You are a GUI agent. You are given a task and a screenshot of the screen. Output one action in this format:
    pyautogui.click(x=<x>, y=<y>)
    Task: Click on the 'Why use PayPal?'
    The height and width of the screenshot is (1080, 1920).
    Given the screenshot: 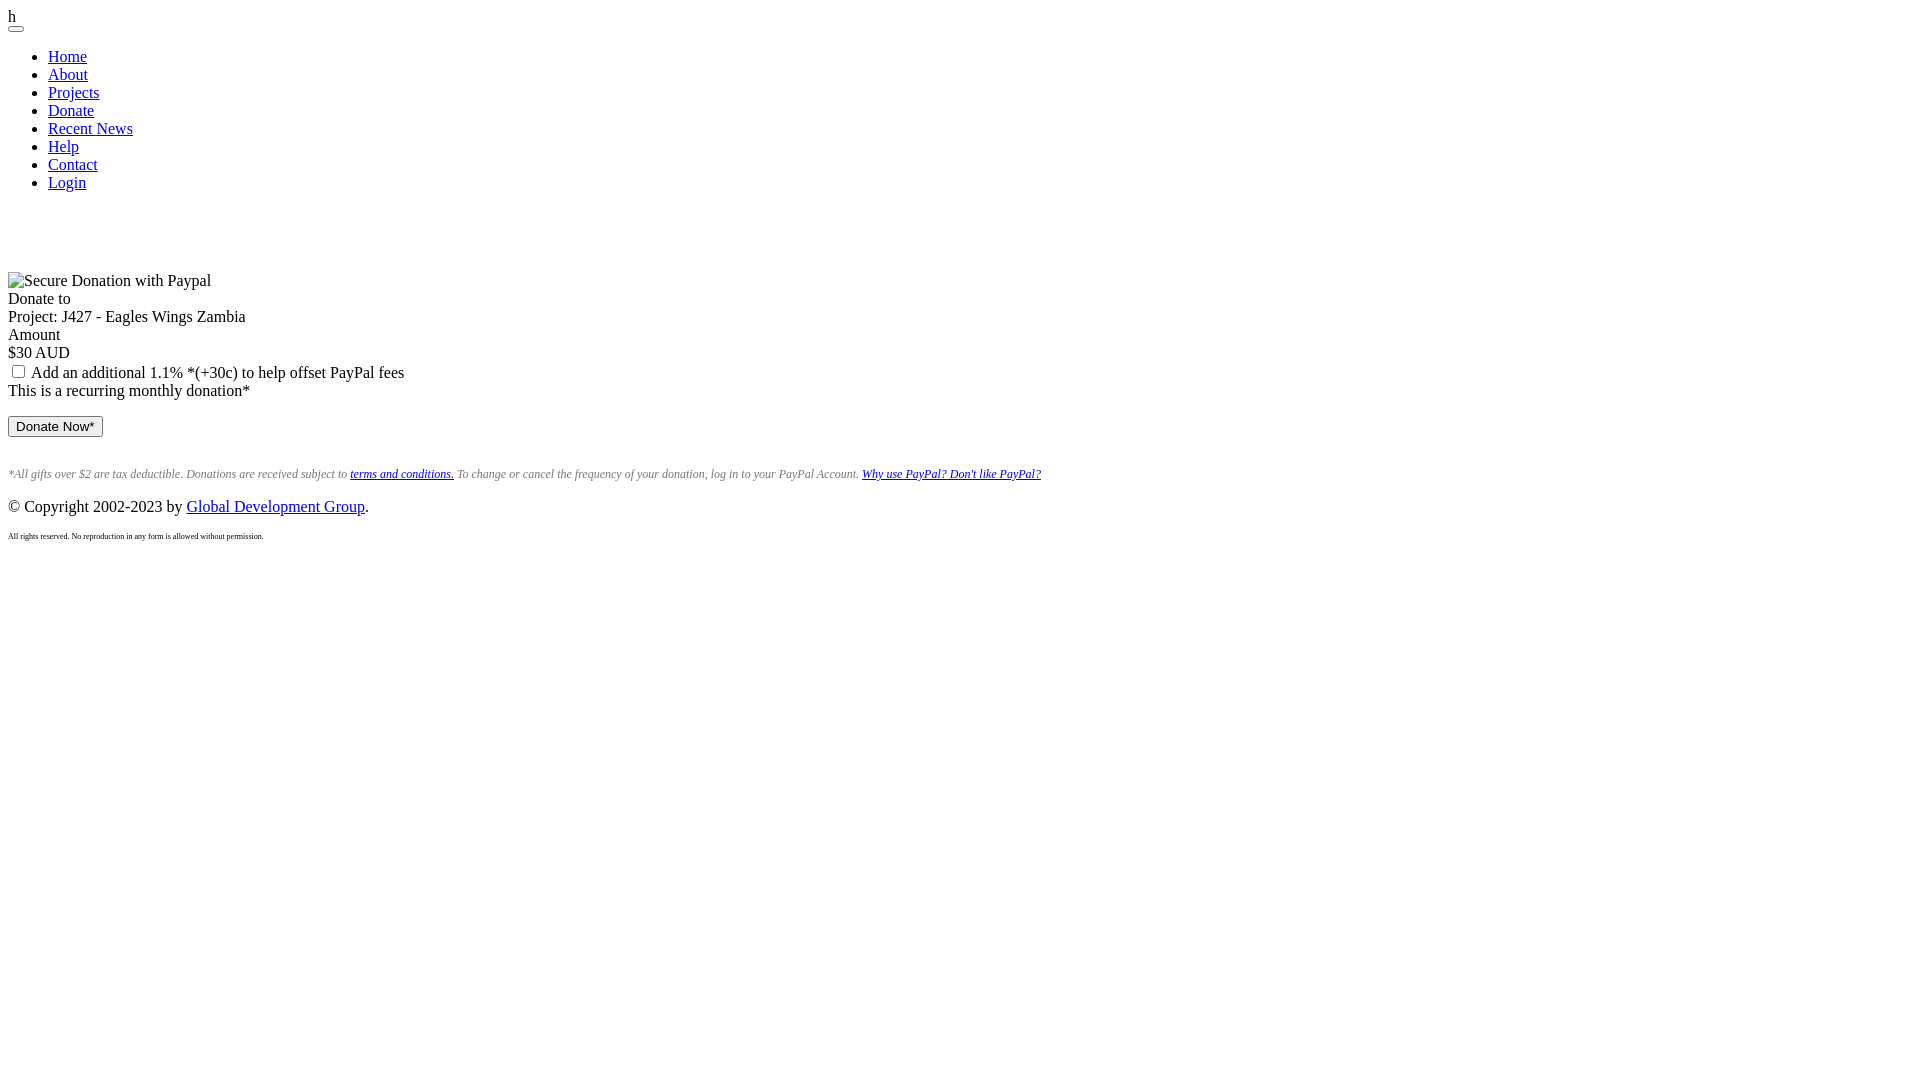 What is the action you would take?
    pyautogui.click(x=862, y=474)
    